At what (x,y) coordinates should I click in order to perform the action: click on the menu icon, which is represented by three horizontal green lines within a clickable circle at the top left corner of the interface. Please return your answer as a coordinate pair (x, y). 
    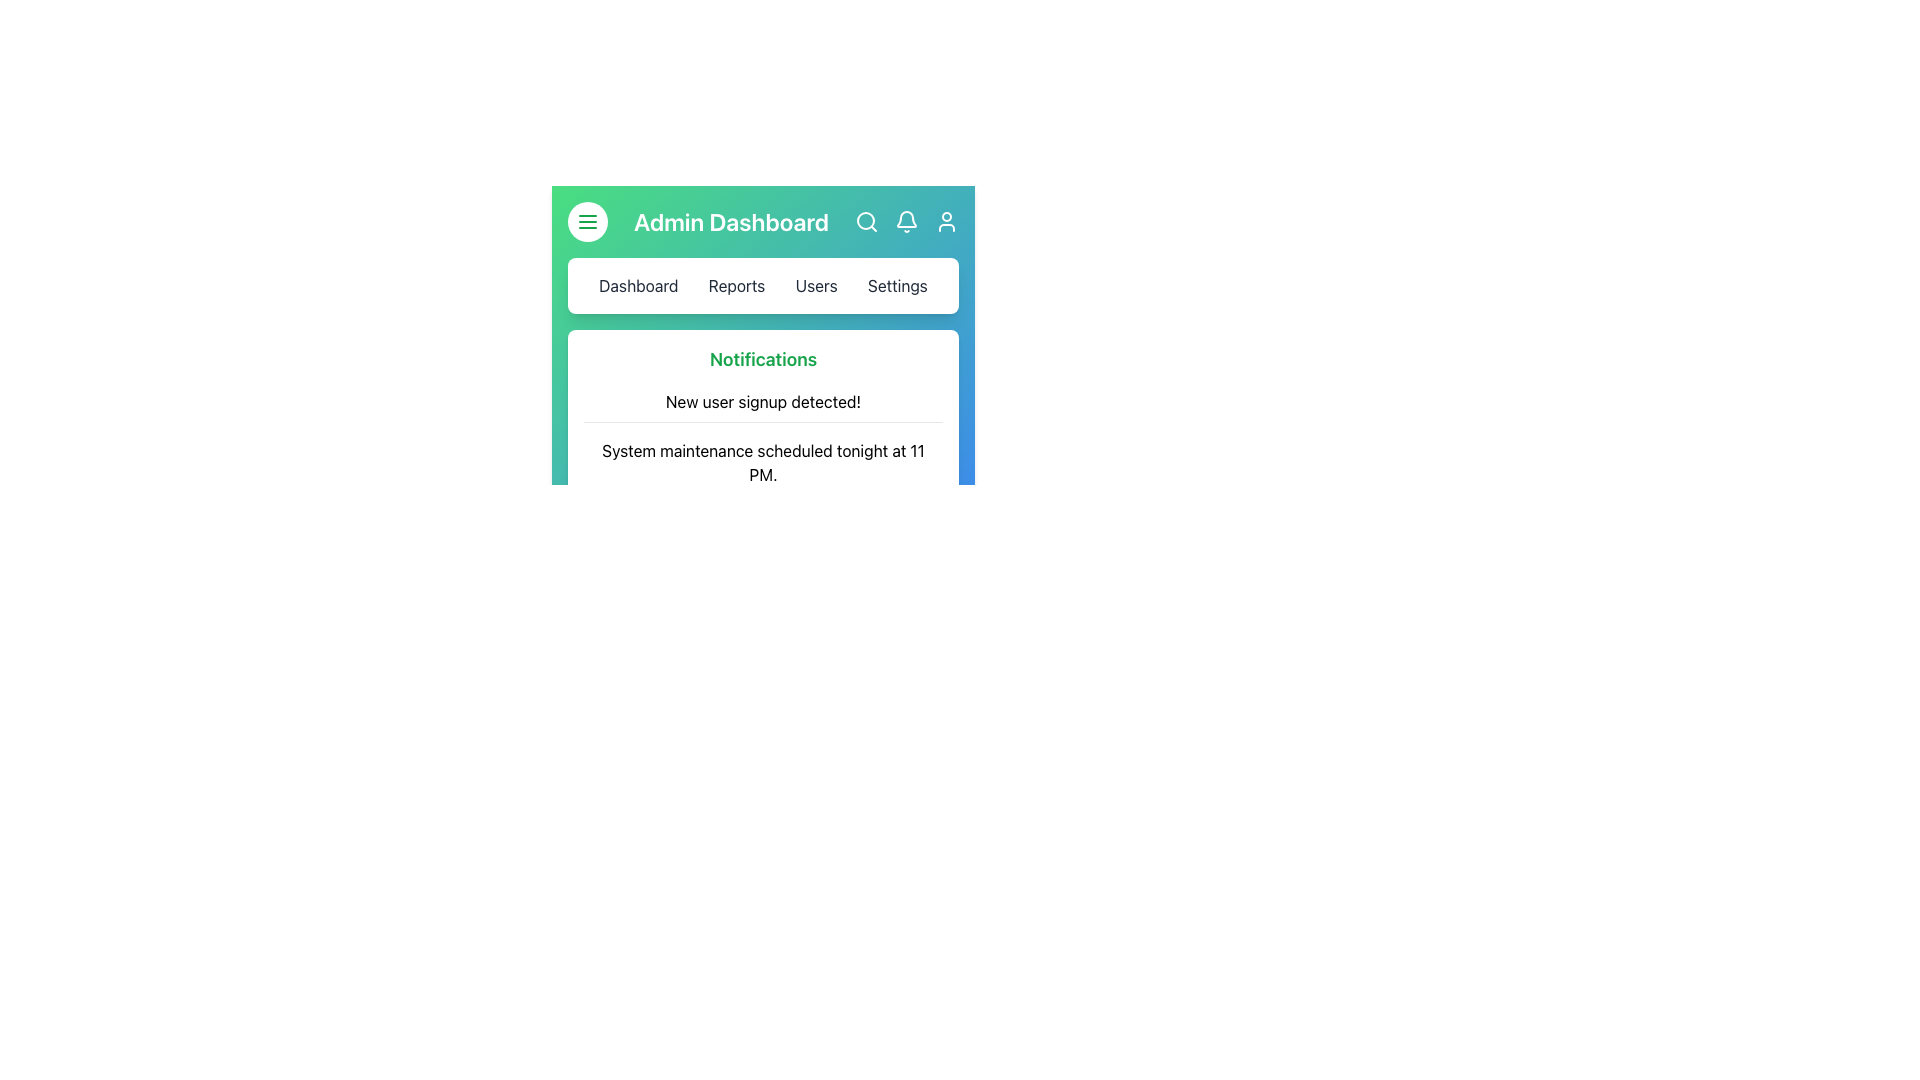
    Looking at the image, I should click on (587, 222).